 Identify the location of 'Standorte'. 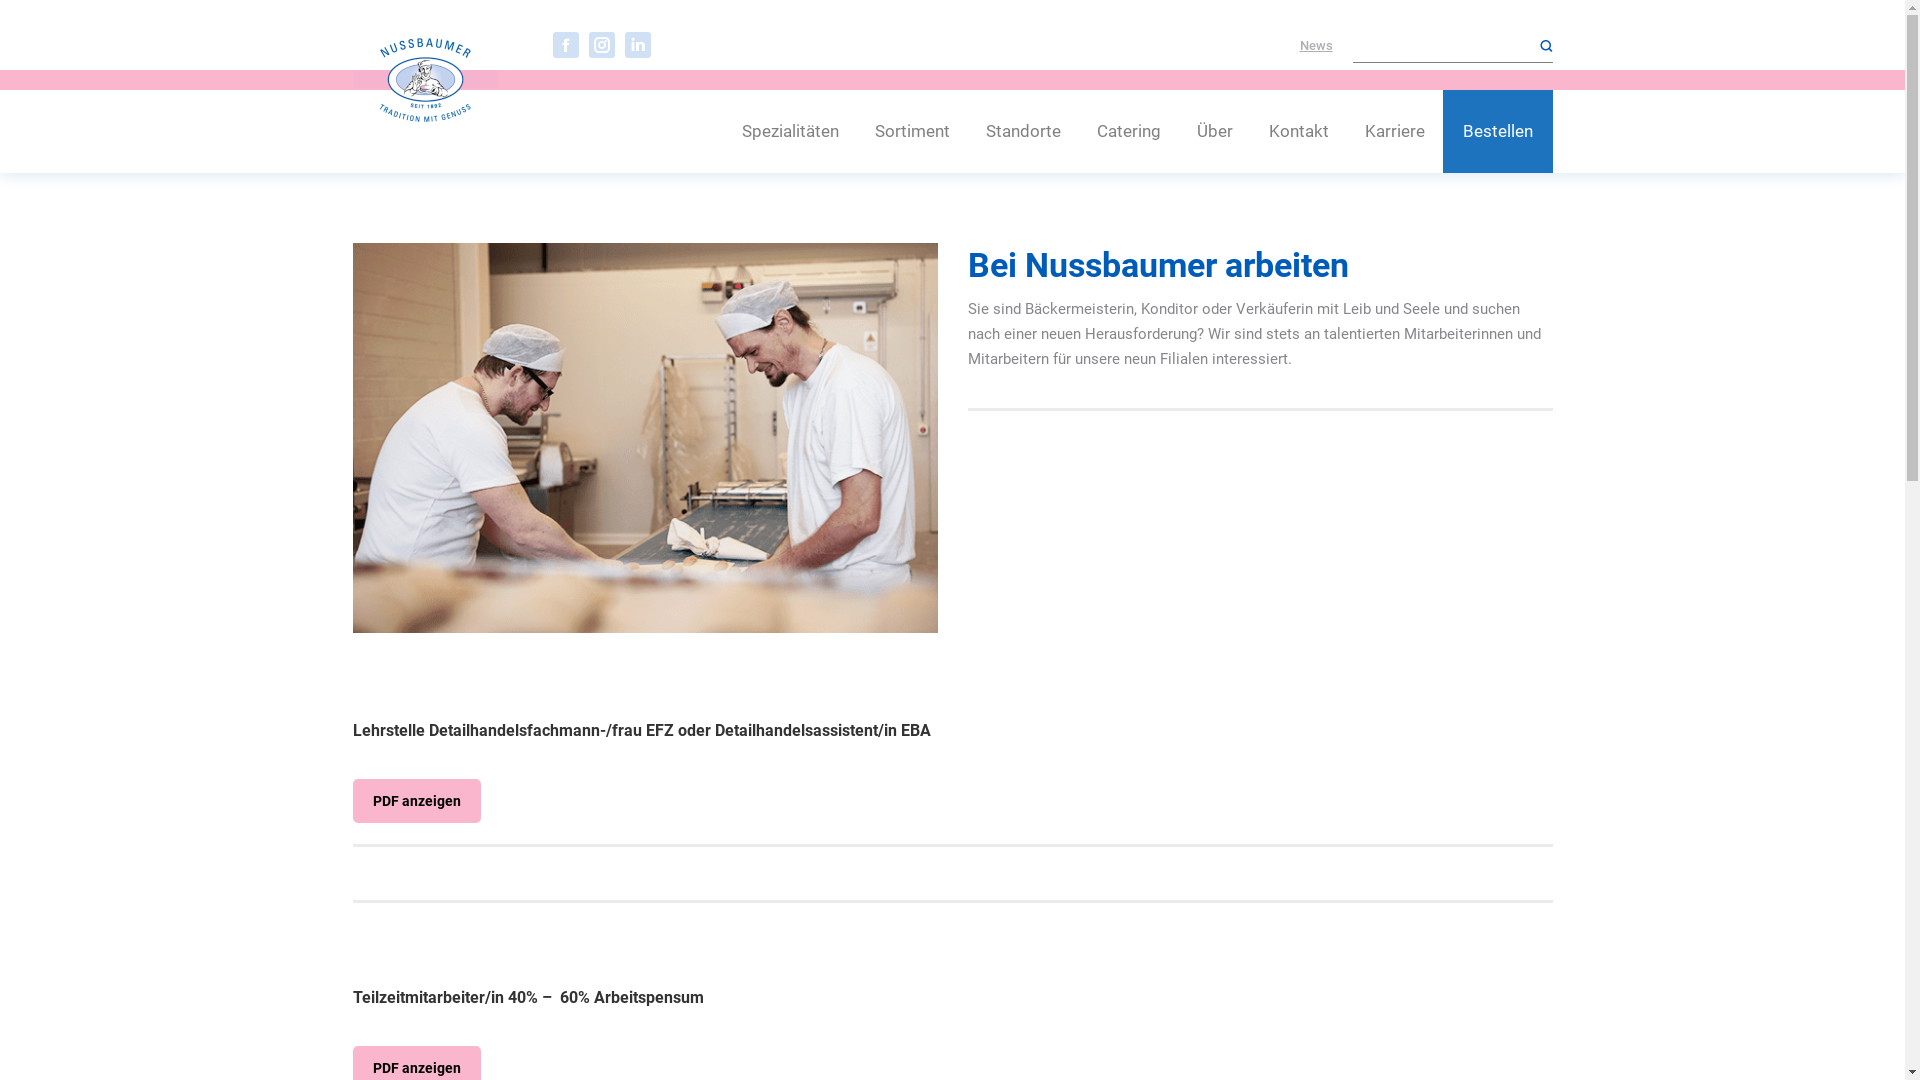
(1023, 131).